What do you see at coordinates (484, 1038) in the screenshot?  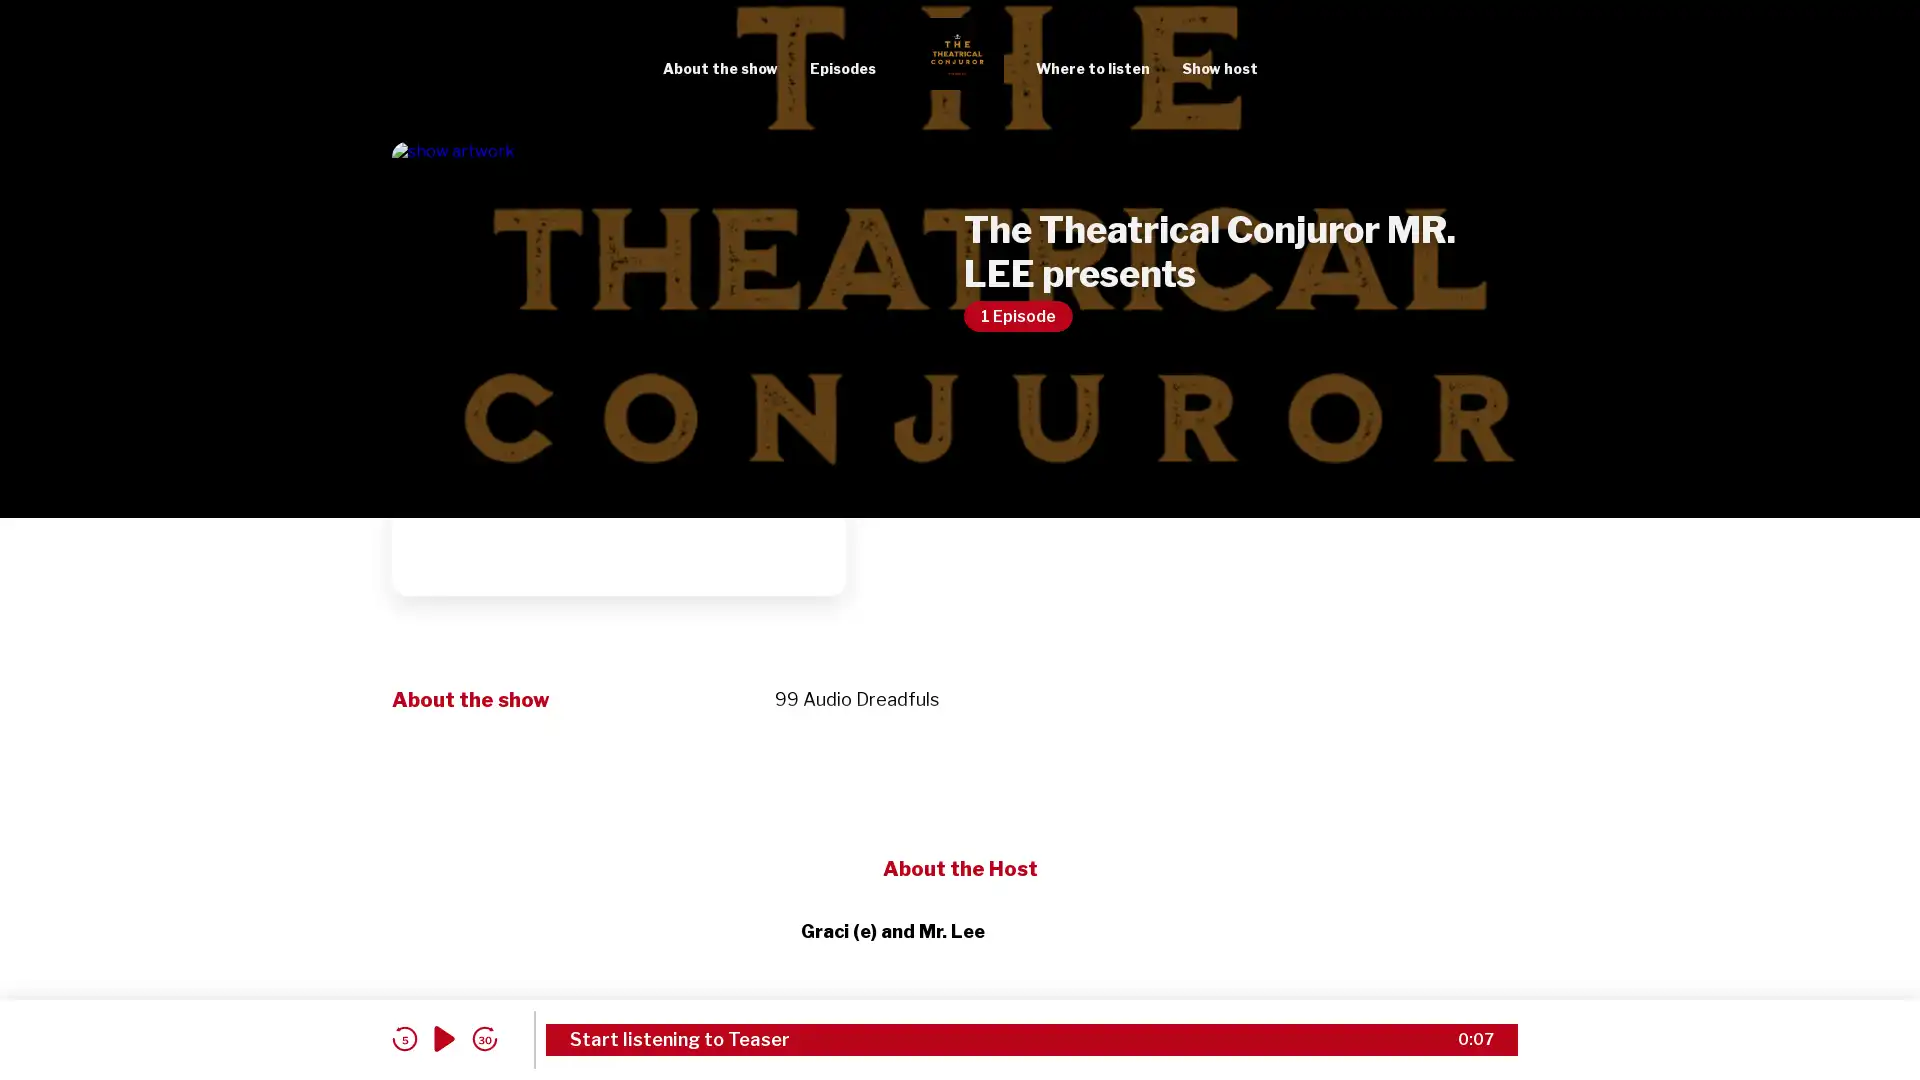 I see `skip forward 30 seconds` at bounding box center [484, 1038].